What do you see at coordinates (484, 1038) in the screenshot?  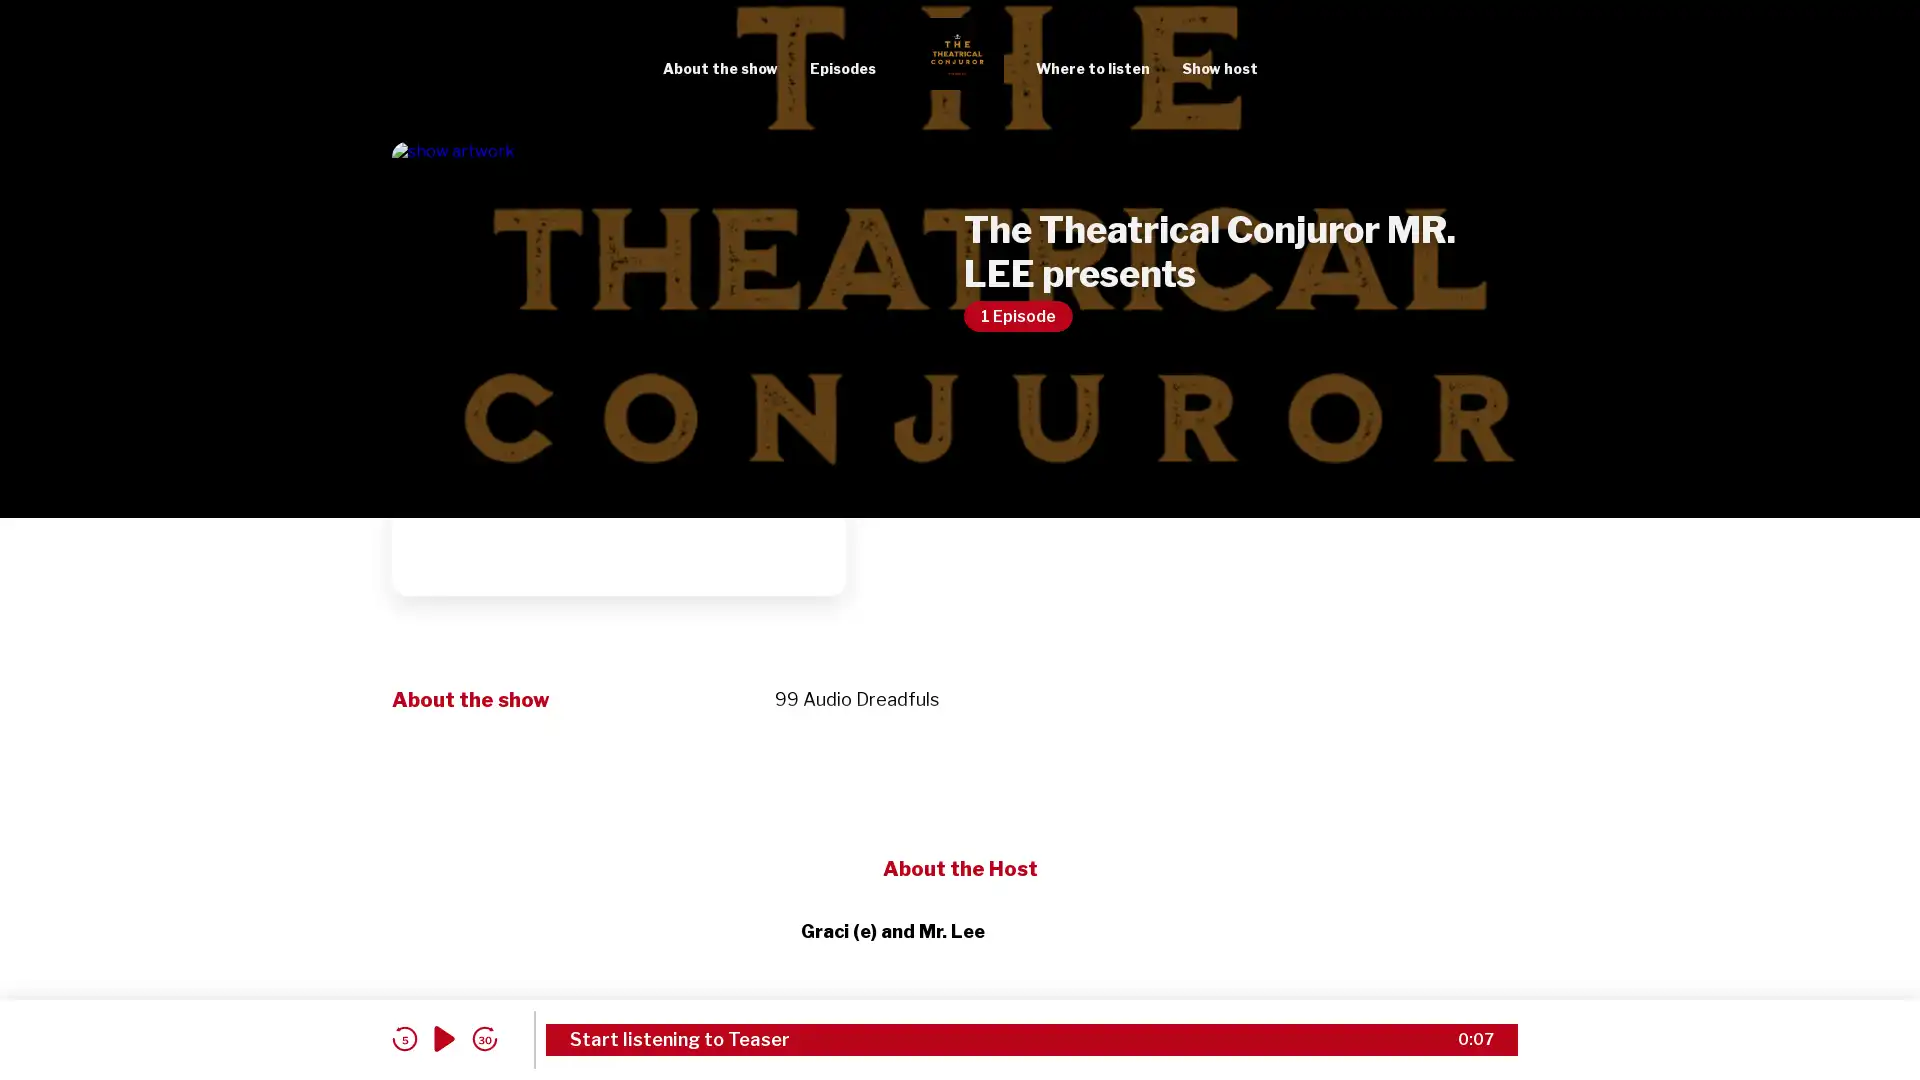 I see `skip forward 30 seconds` at bounding box center [484, 1038].